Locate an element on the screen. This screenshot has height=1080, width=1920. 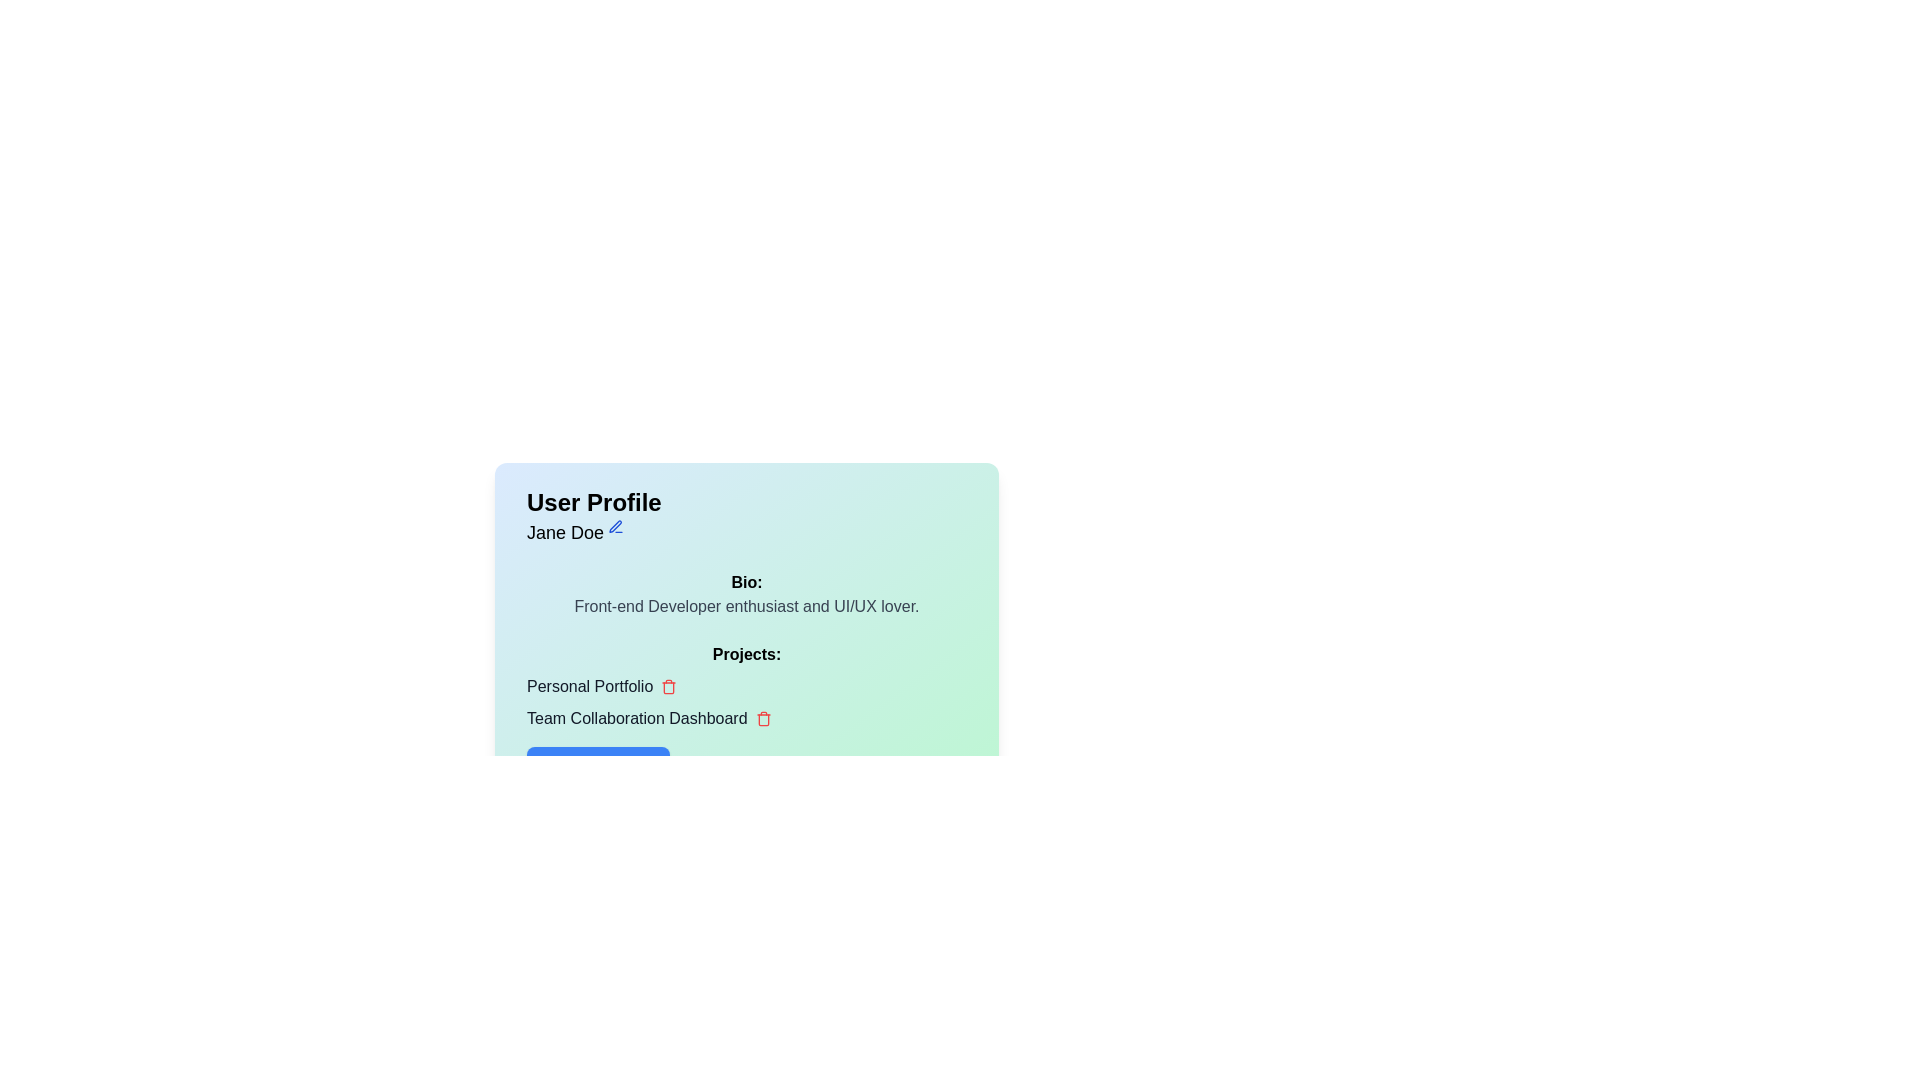
the project names in the list located in the lower section of the user profile card, which contains interactive delete icons for each entry is located at coordinates (746, 713).